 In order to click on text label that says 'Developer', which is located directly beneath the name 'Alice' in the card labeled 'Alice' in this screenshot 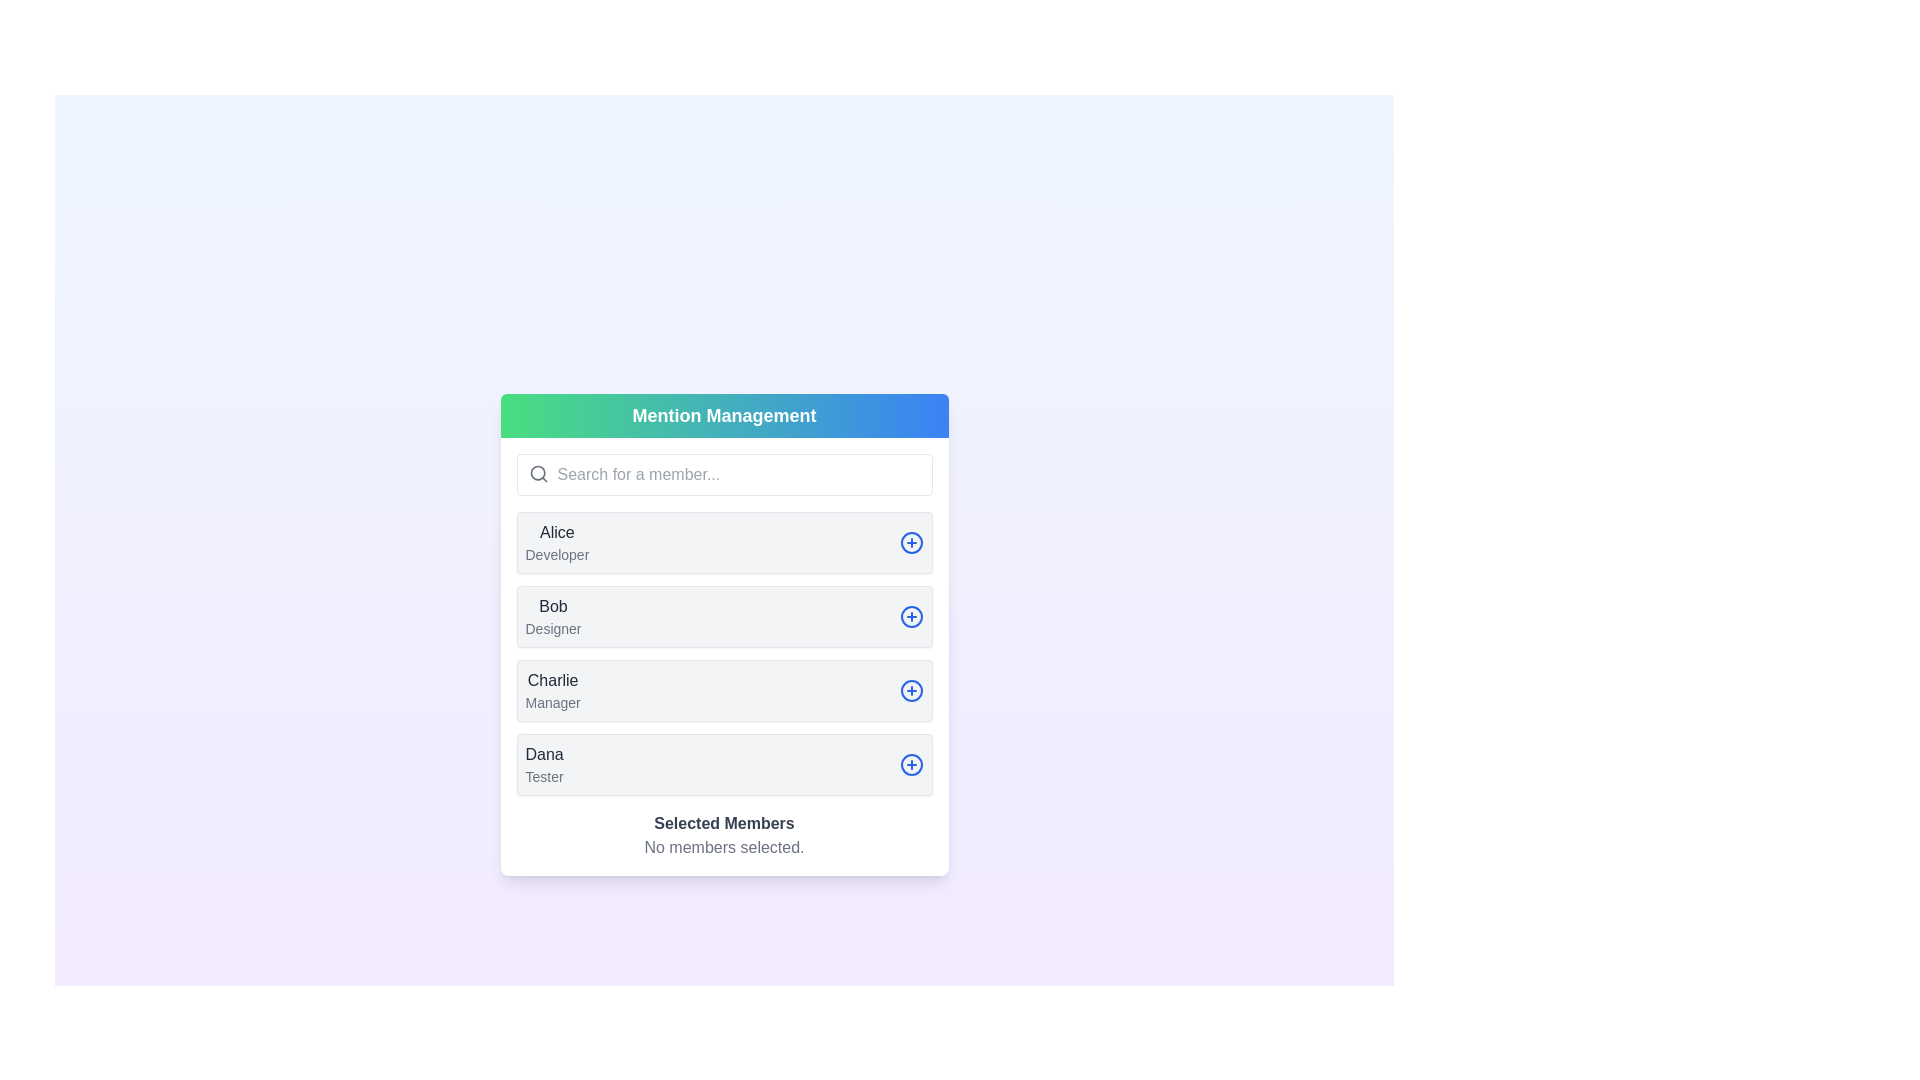, I will do `click(557, 555)`.